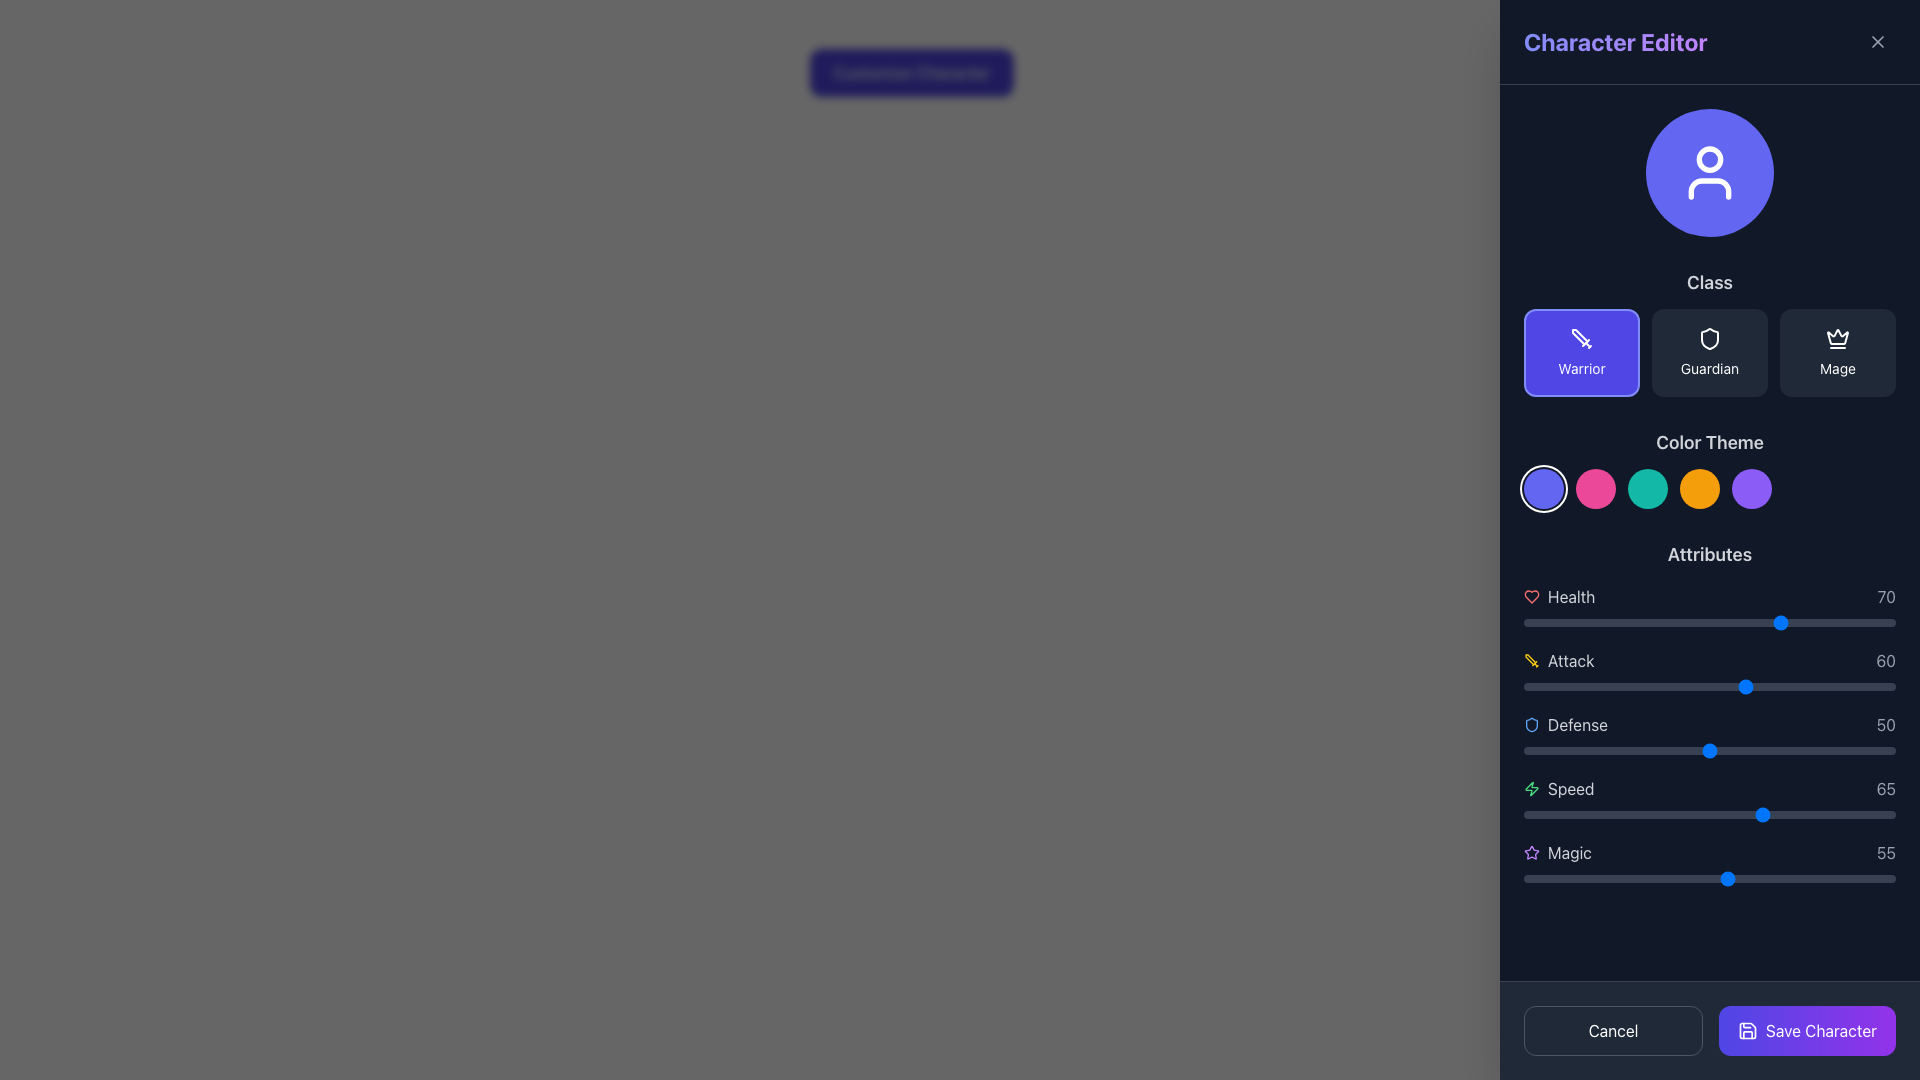  I want to click on the second circular button from the left in the 'Color Theme' section of the Character Editor, so click(1595, 489).